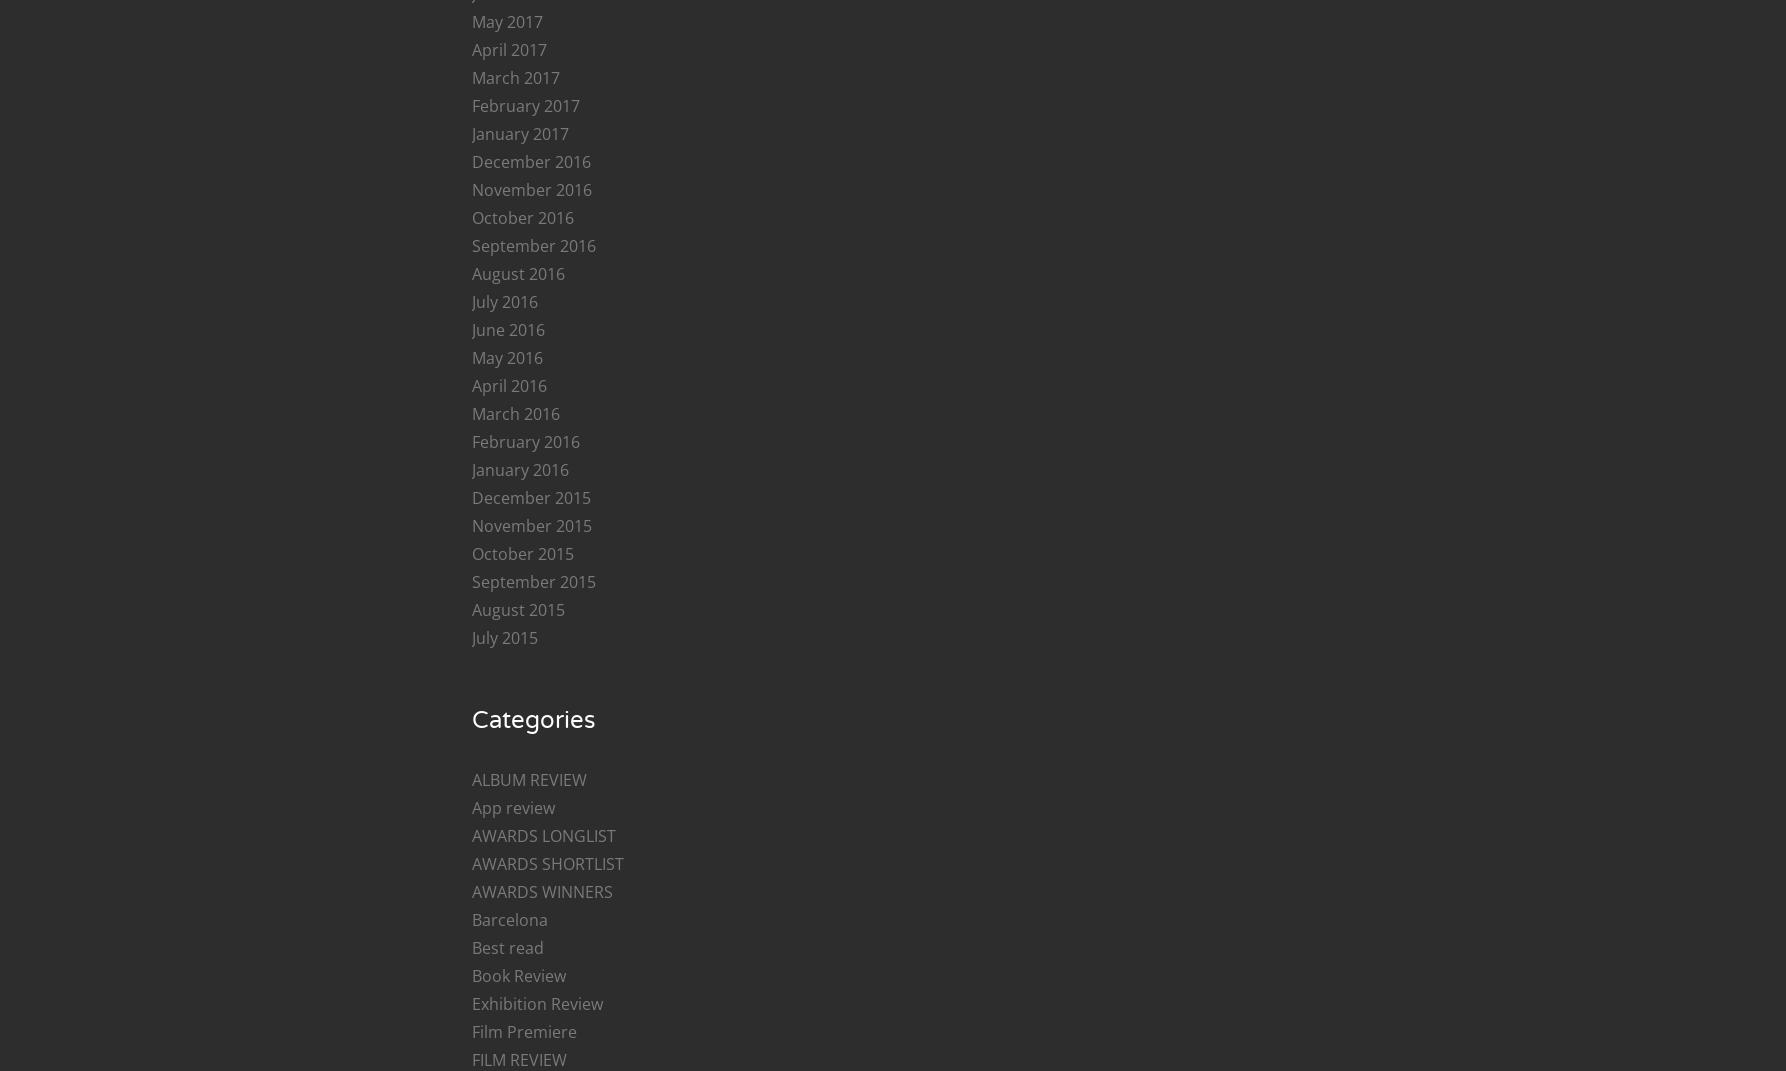 The image size is (1786, 1071). I want to click on 'November 2015', so click(529, 524).